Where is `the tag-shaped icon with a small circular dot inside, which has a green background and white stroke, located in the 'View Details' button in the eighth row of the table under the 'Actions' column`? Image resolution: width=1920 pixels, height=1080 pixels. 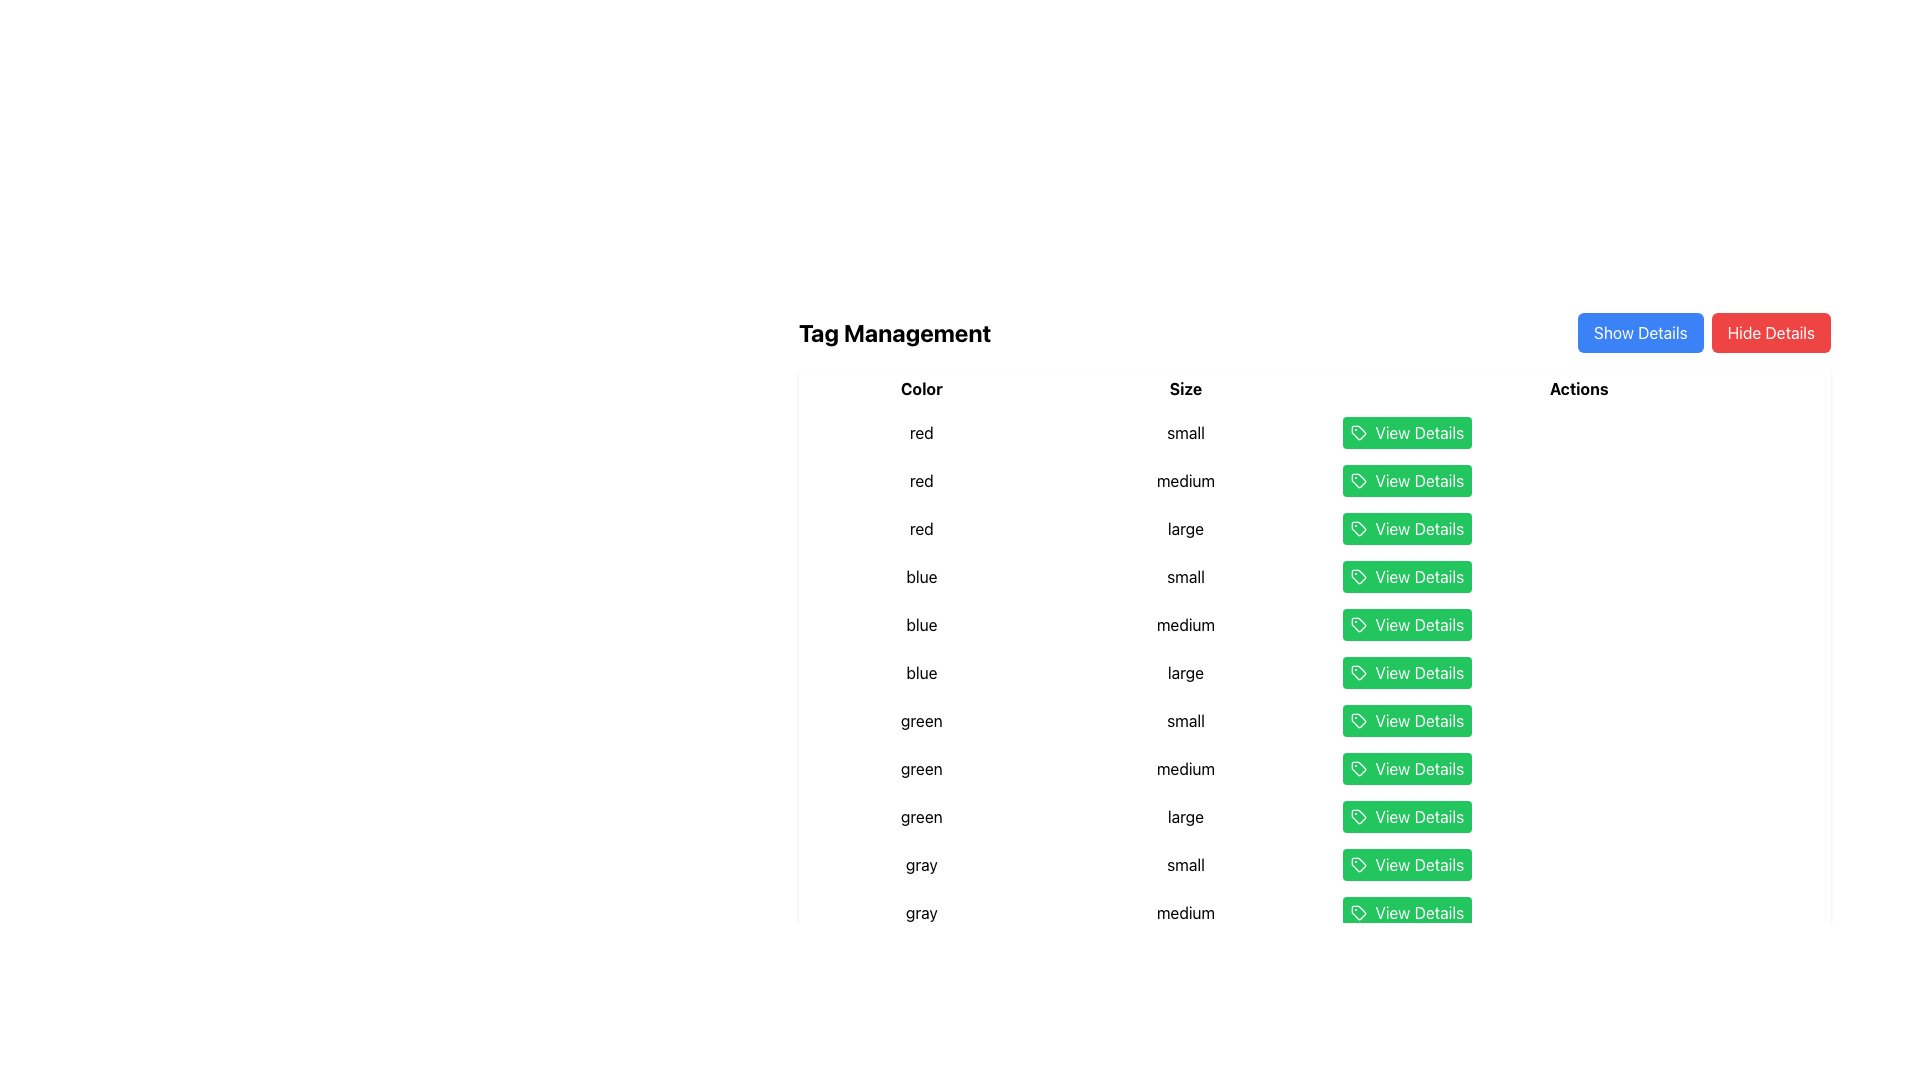
the tag-shaped icon with a small circular dot inside, which has a green background and white stroke, located in the 'View Details' button in the eighth row of the table under the 'Actions' column is located at coordinates (1359, 721).